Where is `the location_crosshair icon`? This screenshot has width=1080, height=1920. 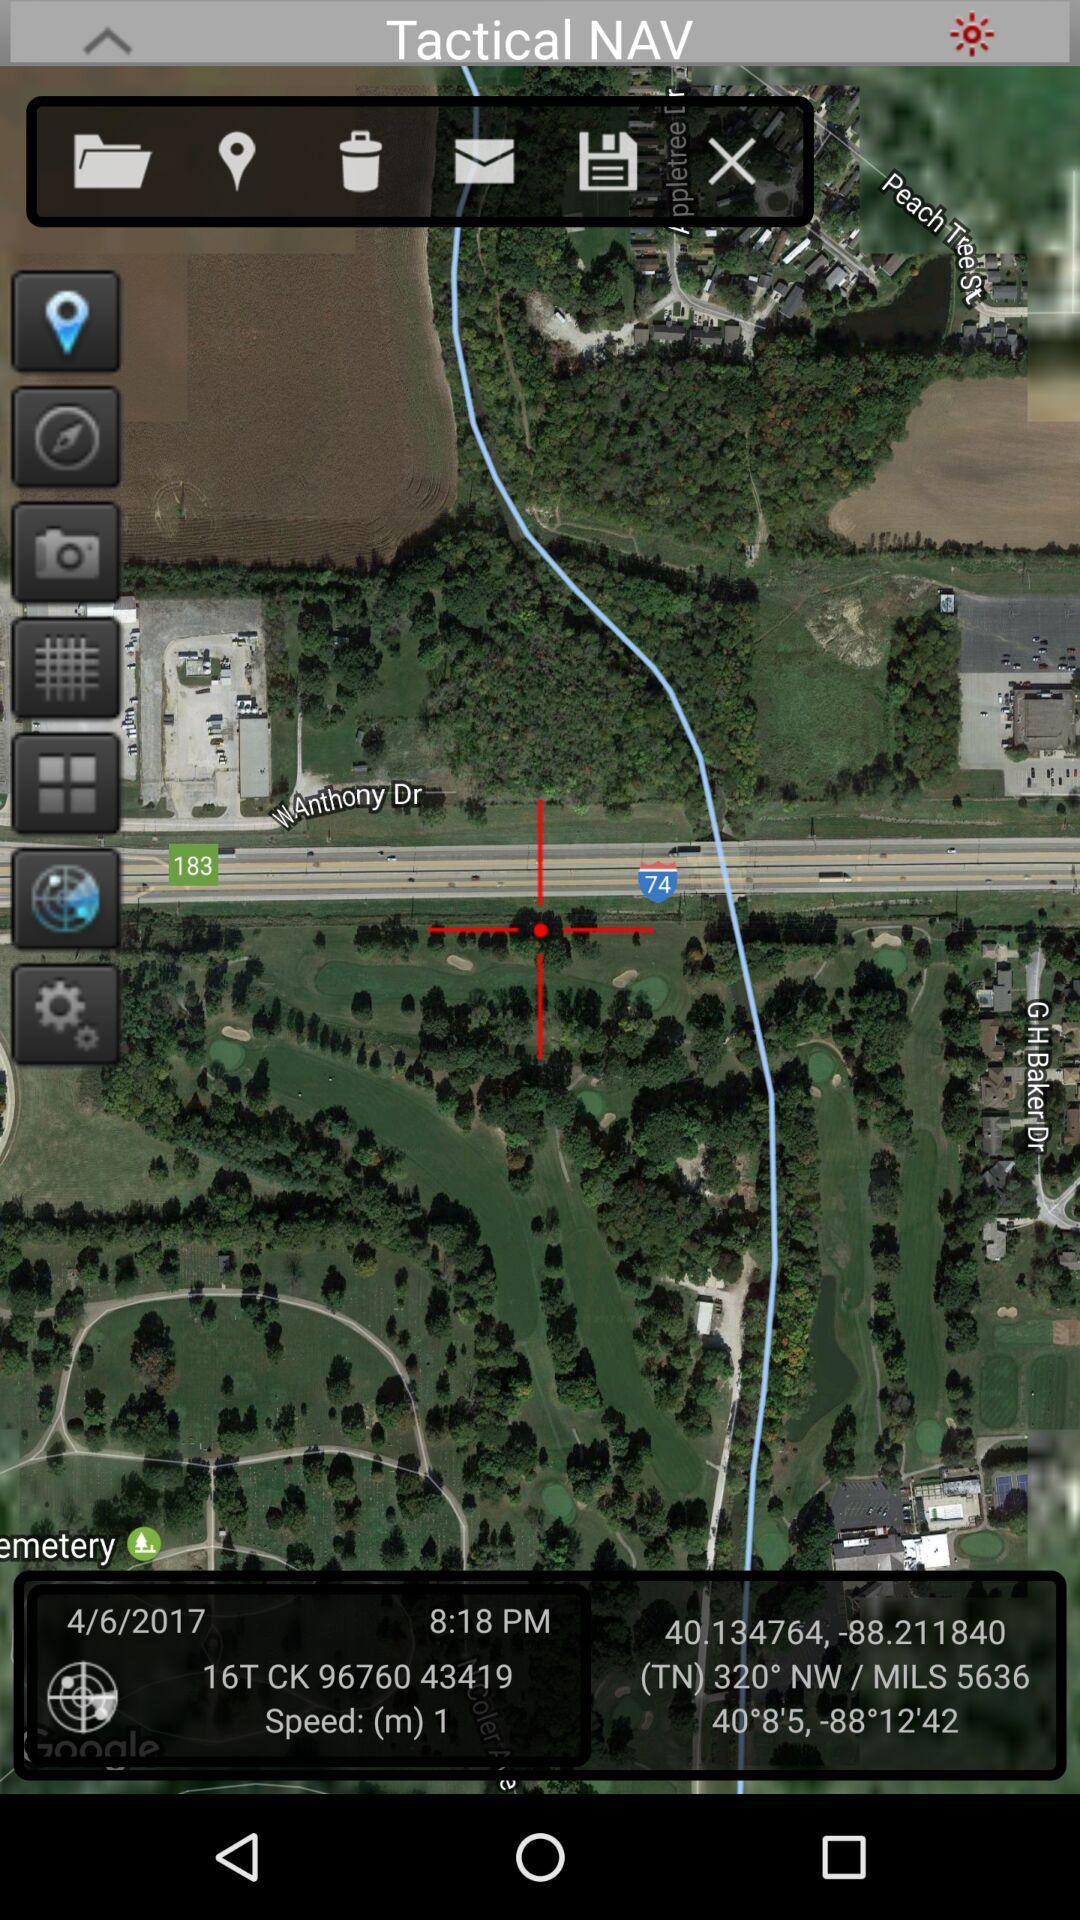
the location_crosshair icon is located at coordinates (81, 1816).